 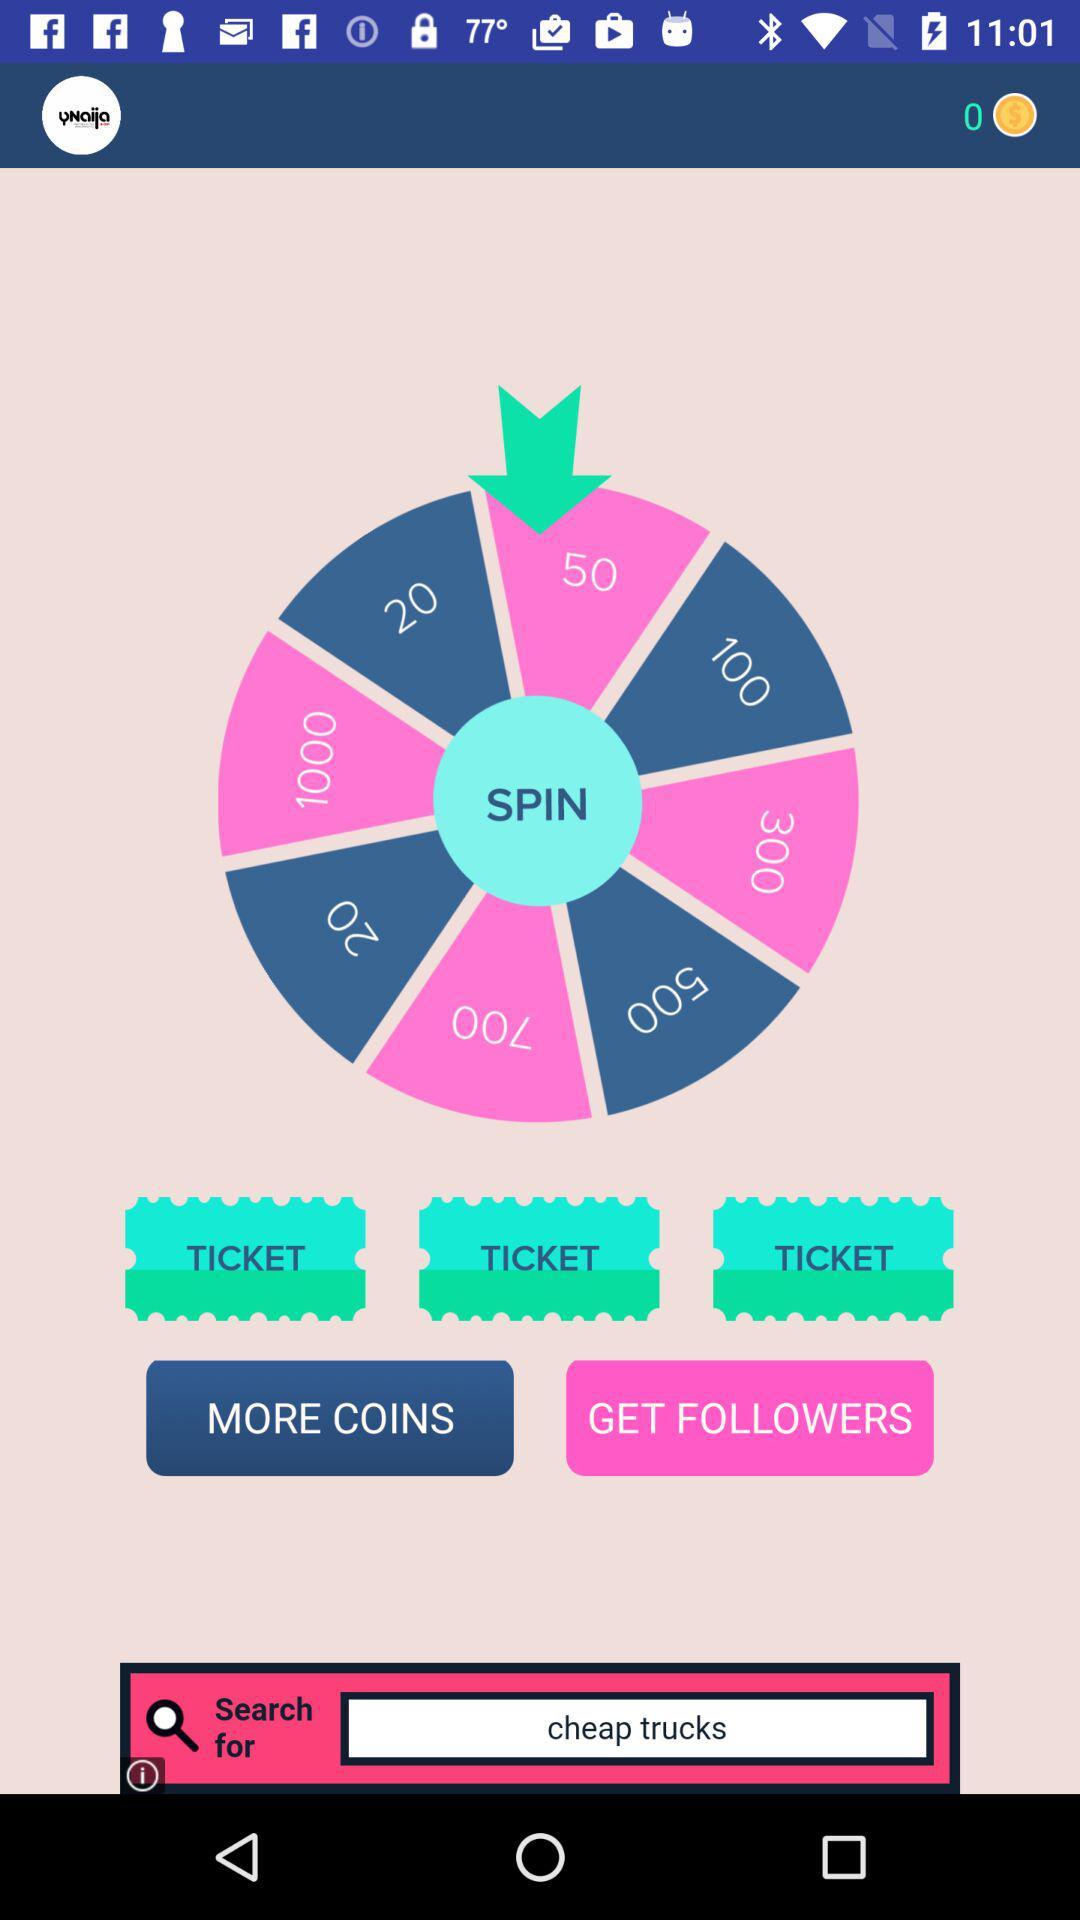 I want to click on the icon below ticket icon, so click(x=749, y=1417).